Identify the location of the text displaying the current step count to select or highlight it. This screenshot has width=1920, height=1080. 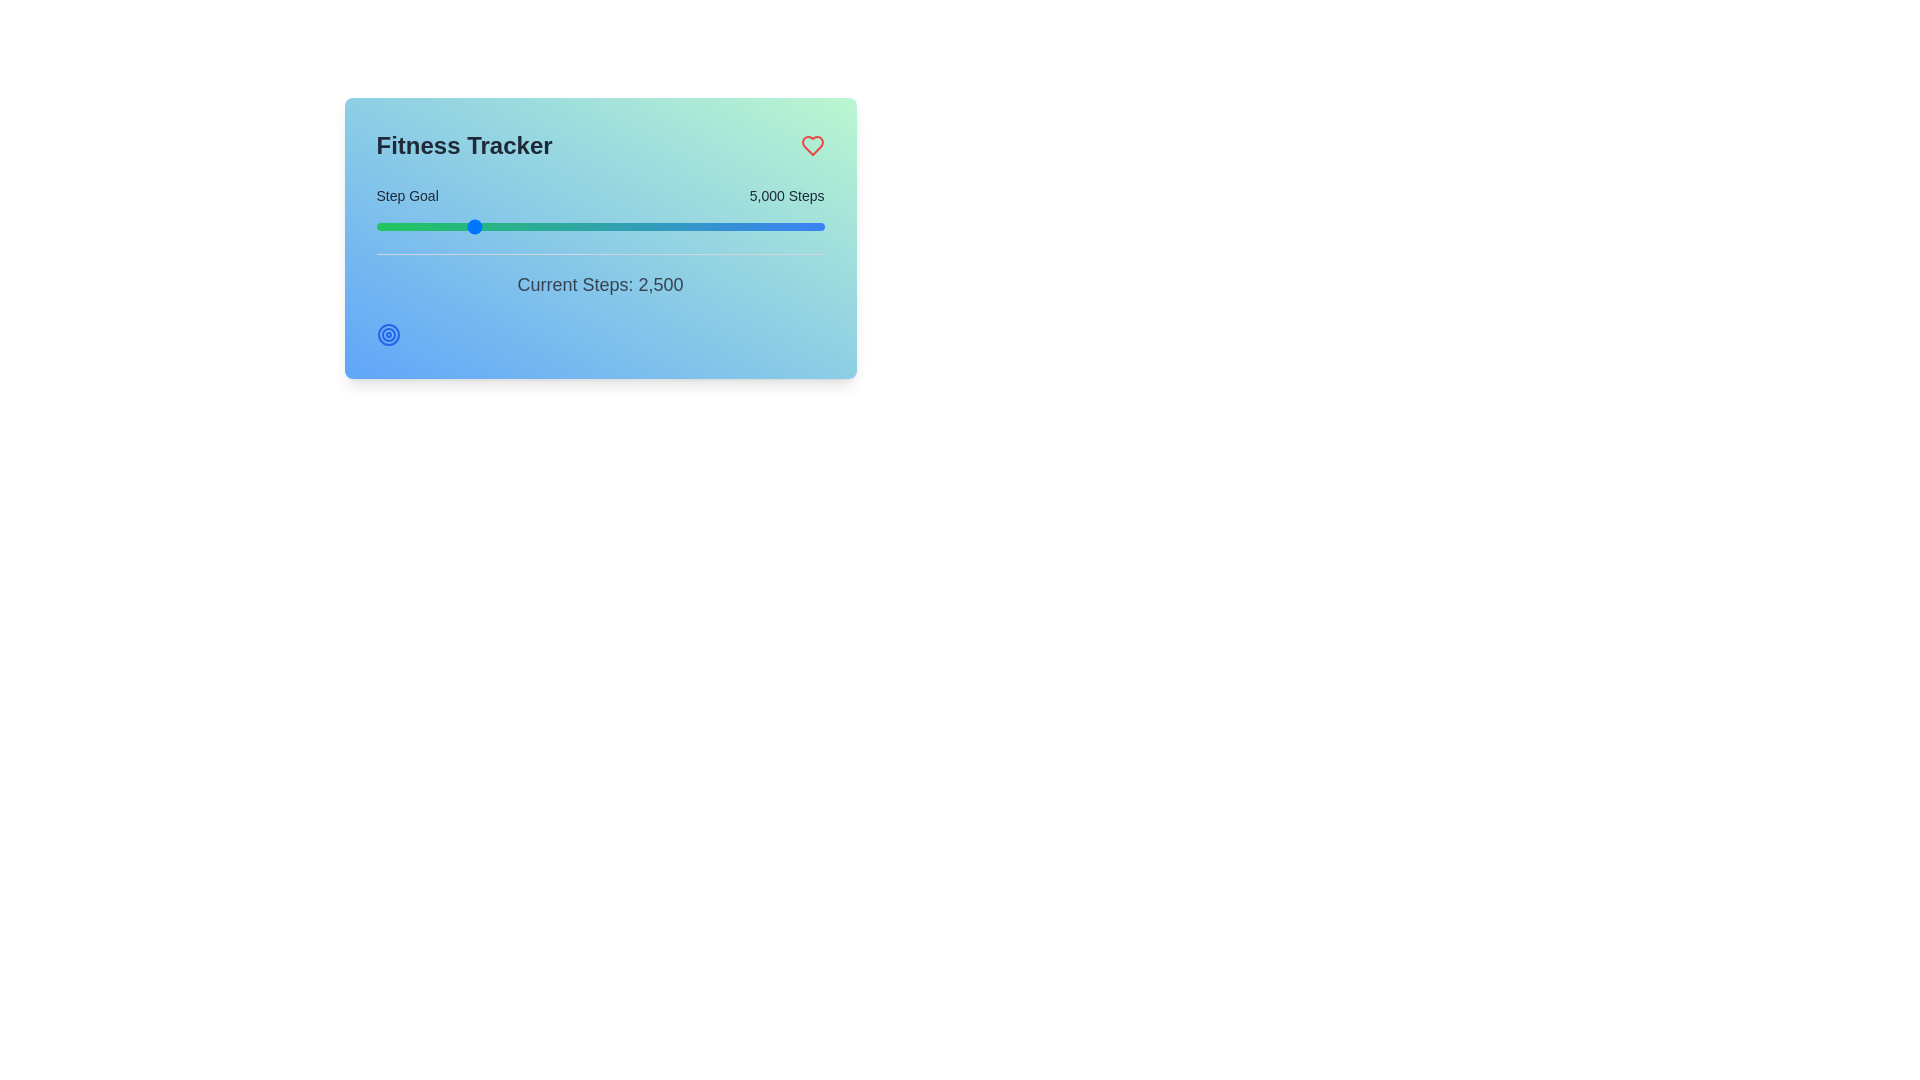
(599, 285).